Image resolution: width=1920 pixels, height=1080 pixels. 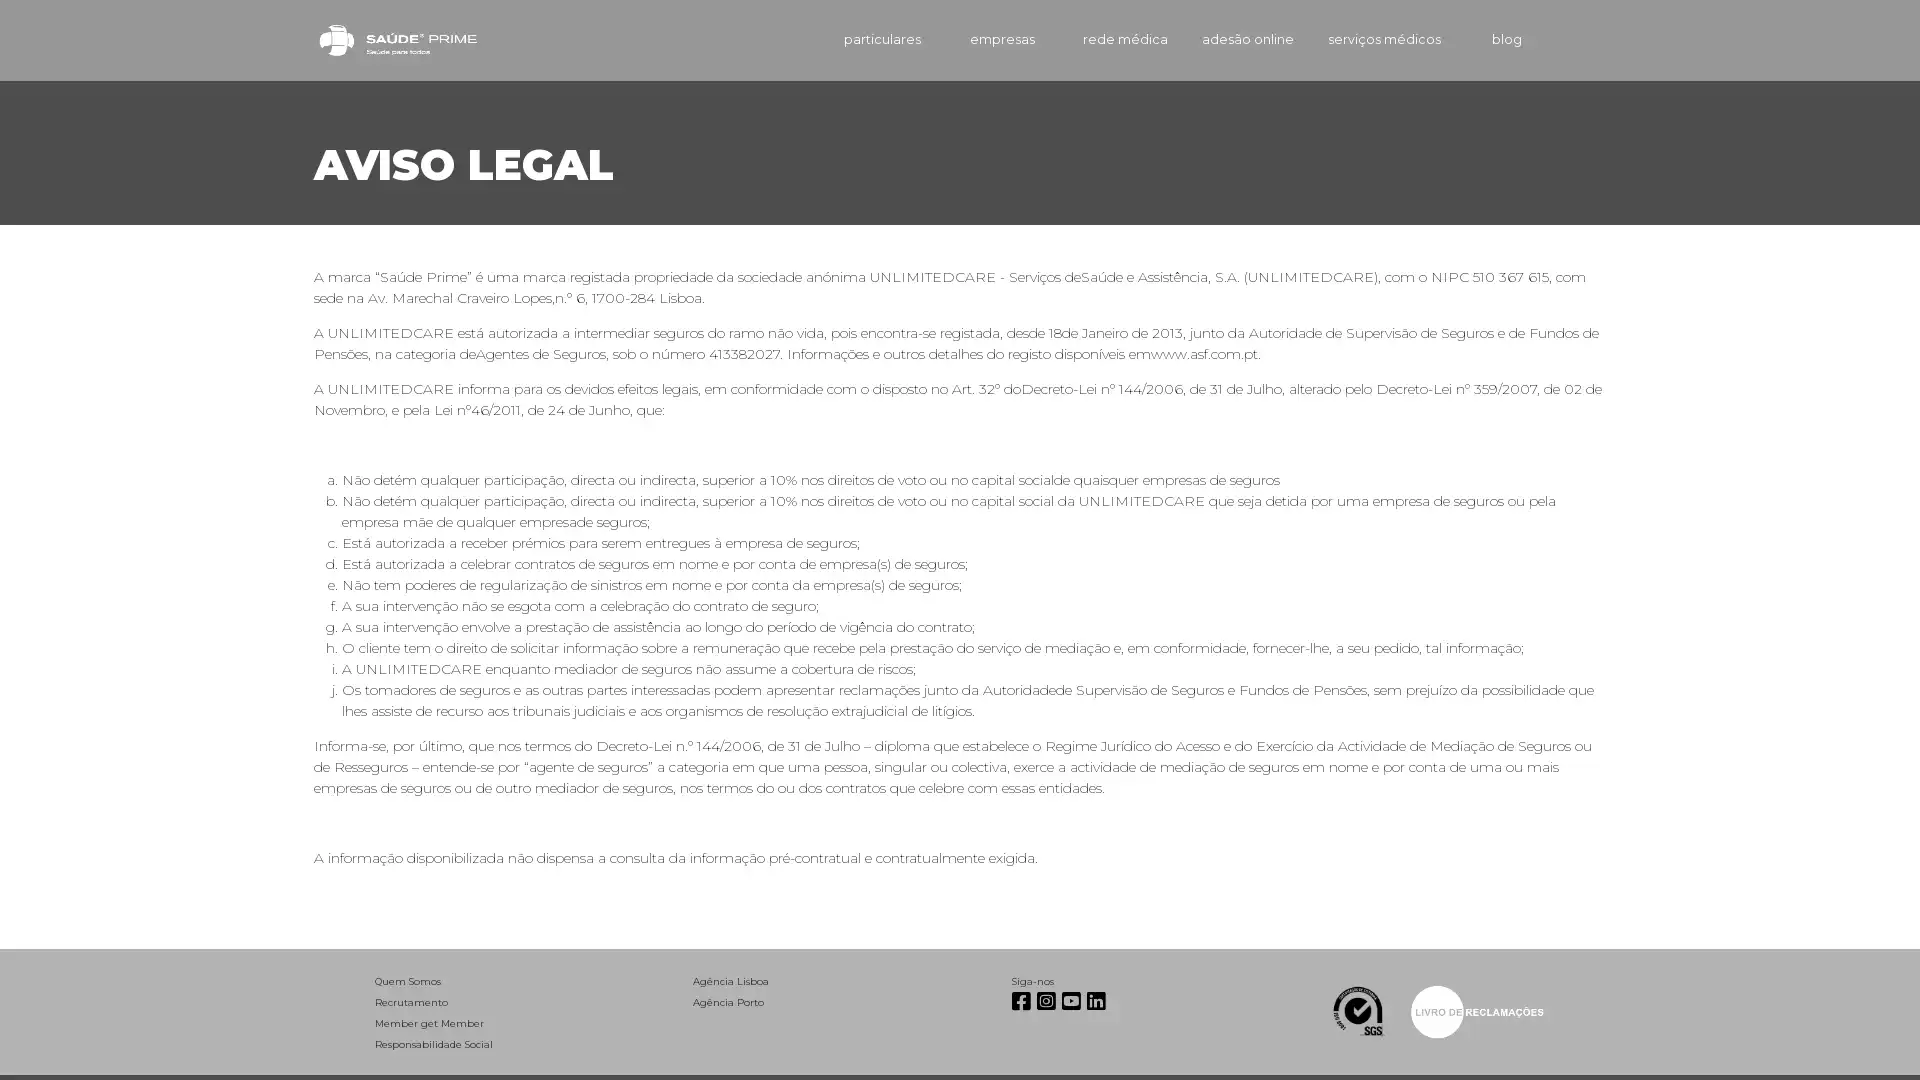 What do you see at coordinates (1094, 39) in the screenshot?
I see `rede medica` at bounding box center [1094, 39].